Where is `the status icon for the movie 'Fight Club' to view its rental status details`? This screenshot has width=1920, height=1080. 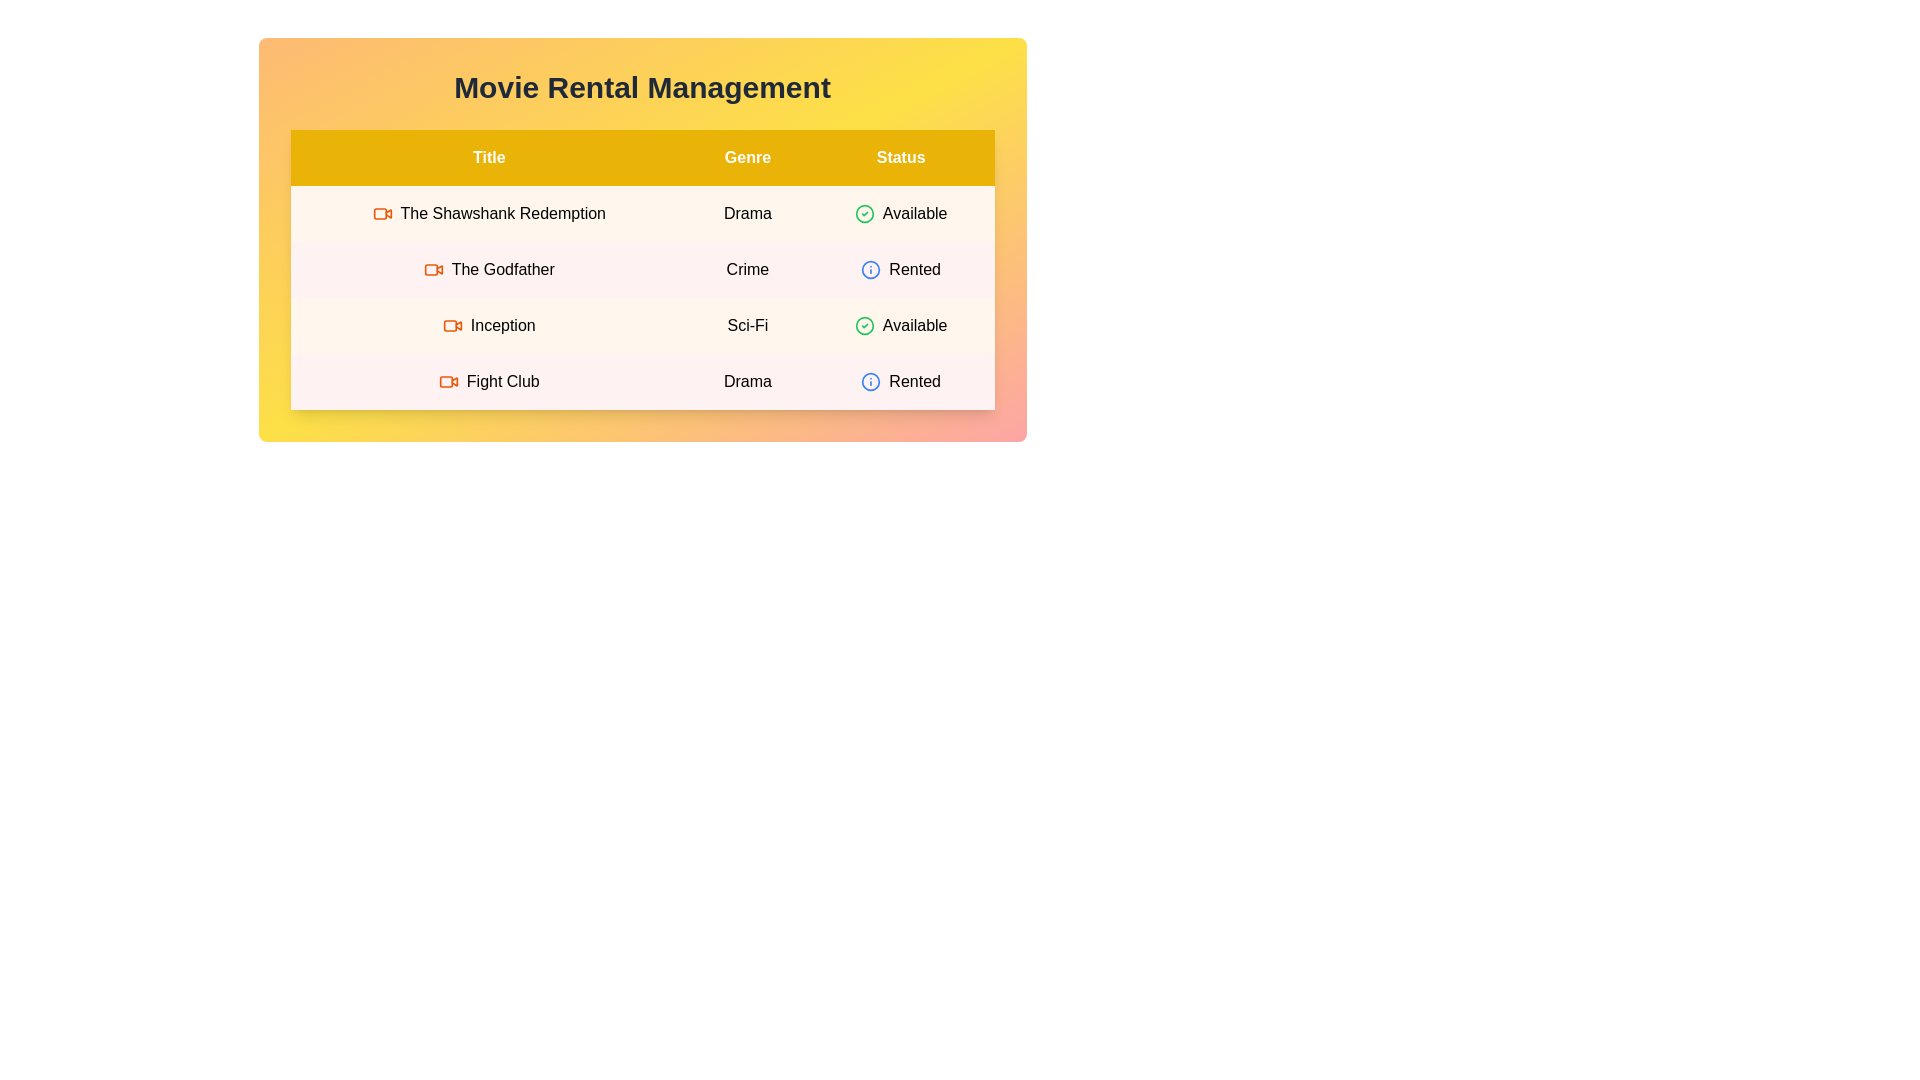 the status icon for the movie 'Fight Club' to view its rental status details is located at coordinates (871, 381).